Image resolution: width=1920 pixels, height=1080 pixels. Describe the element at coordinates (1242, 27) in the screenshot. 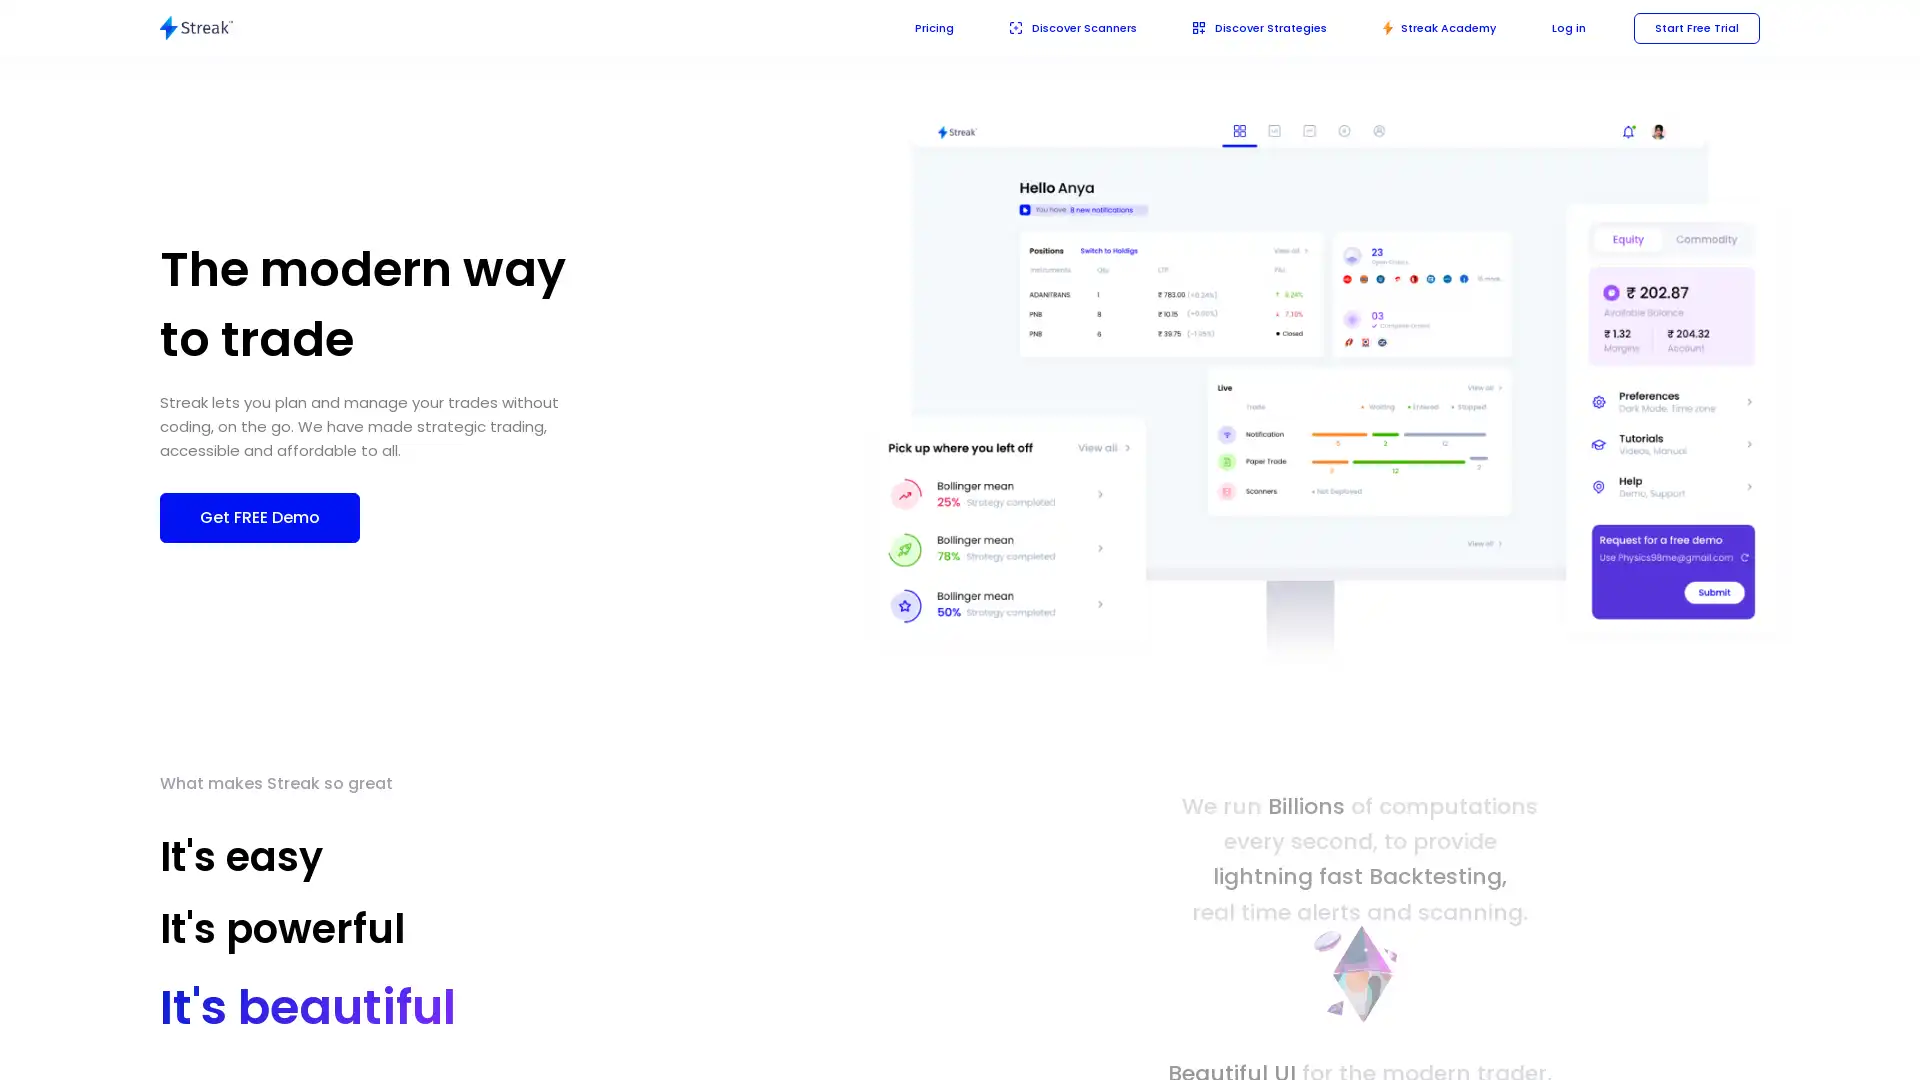

I see `Discover Strategies` at that location.